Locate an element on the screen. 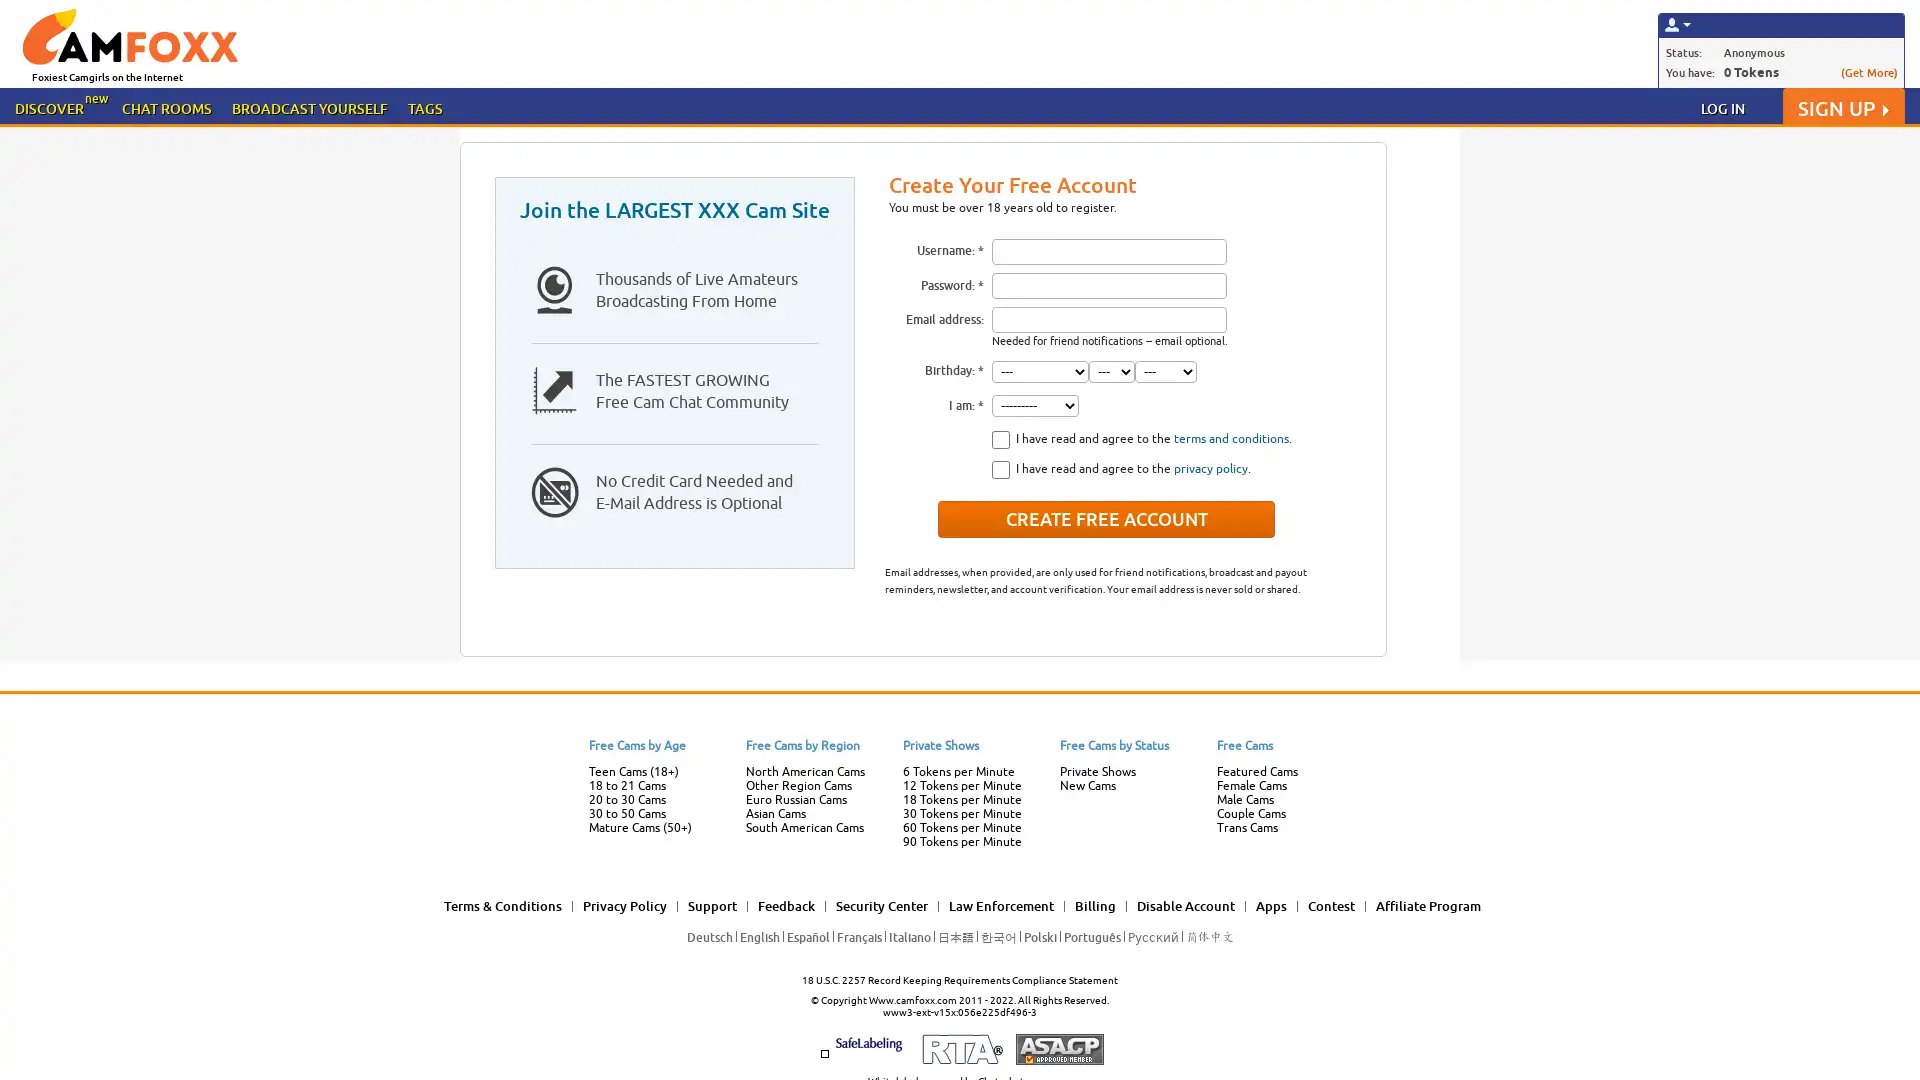 This screenshot has height=1080, width=1920. Deutsch is located at coordinates (710, 937).